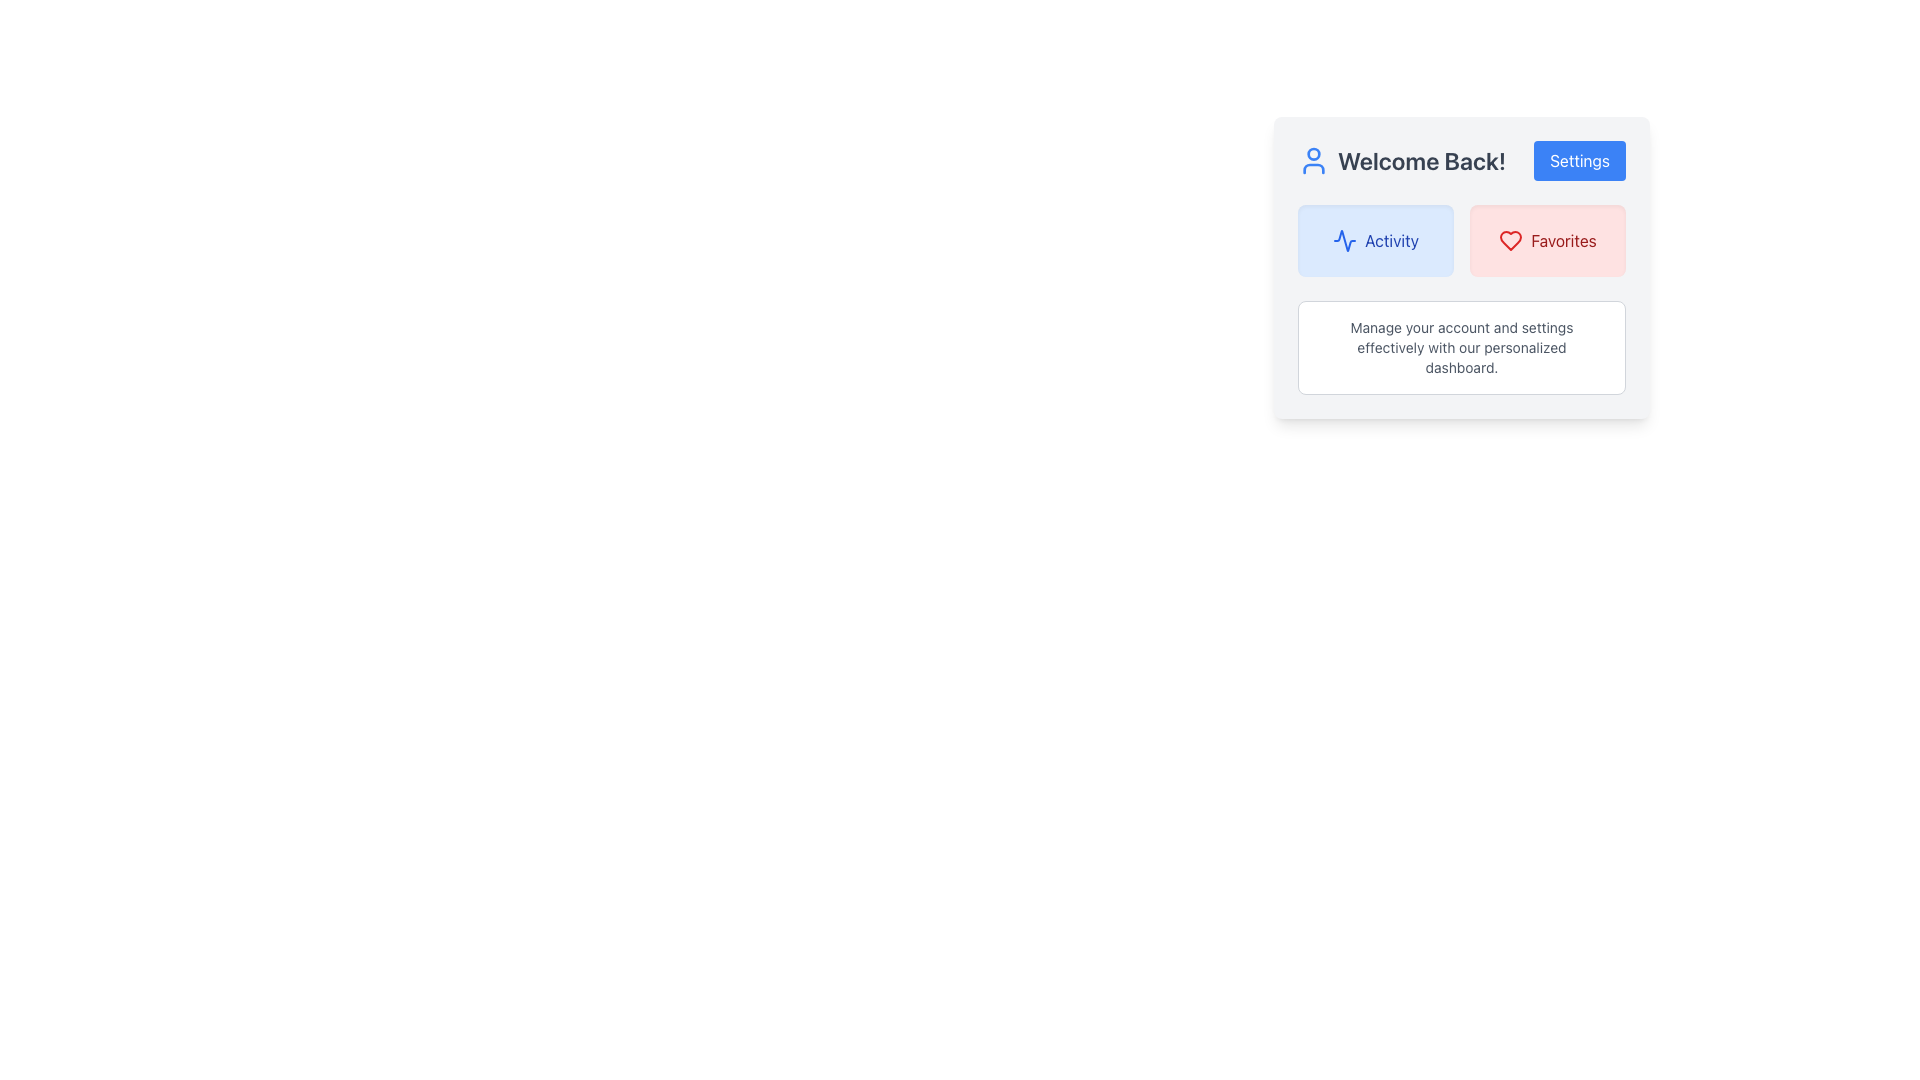 The image size is (1920, 1080). What do you see at coordinates (1462, 346) in the screenshot?
I see `informational text element providing guidance about managing the account and utilizing settings within the personalized dashboard, located below 'Activity' and 'Favorites' cards in the 'Welcome Back!' panel` at bounding box center [1462, 346].